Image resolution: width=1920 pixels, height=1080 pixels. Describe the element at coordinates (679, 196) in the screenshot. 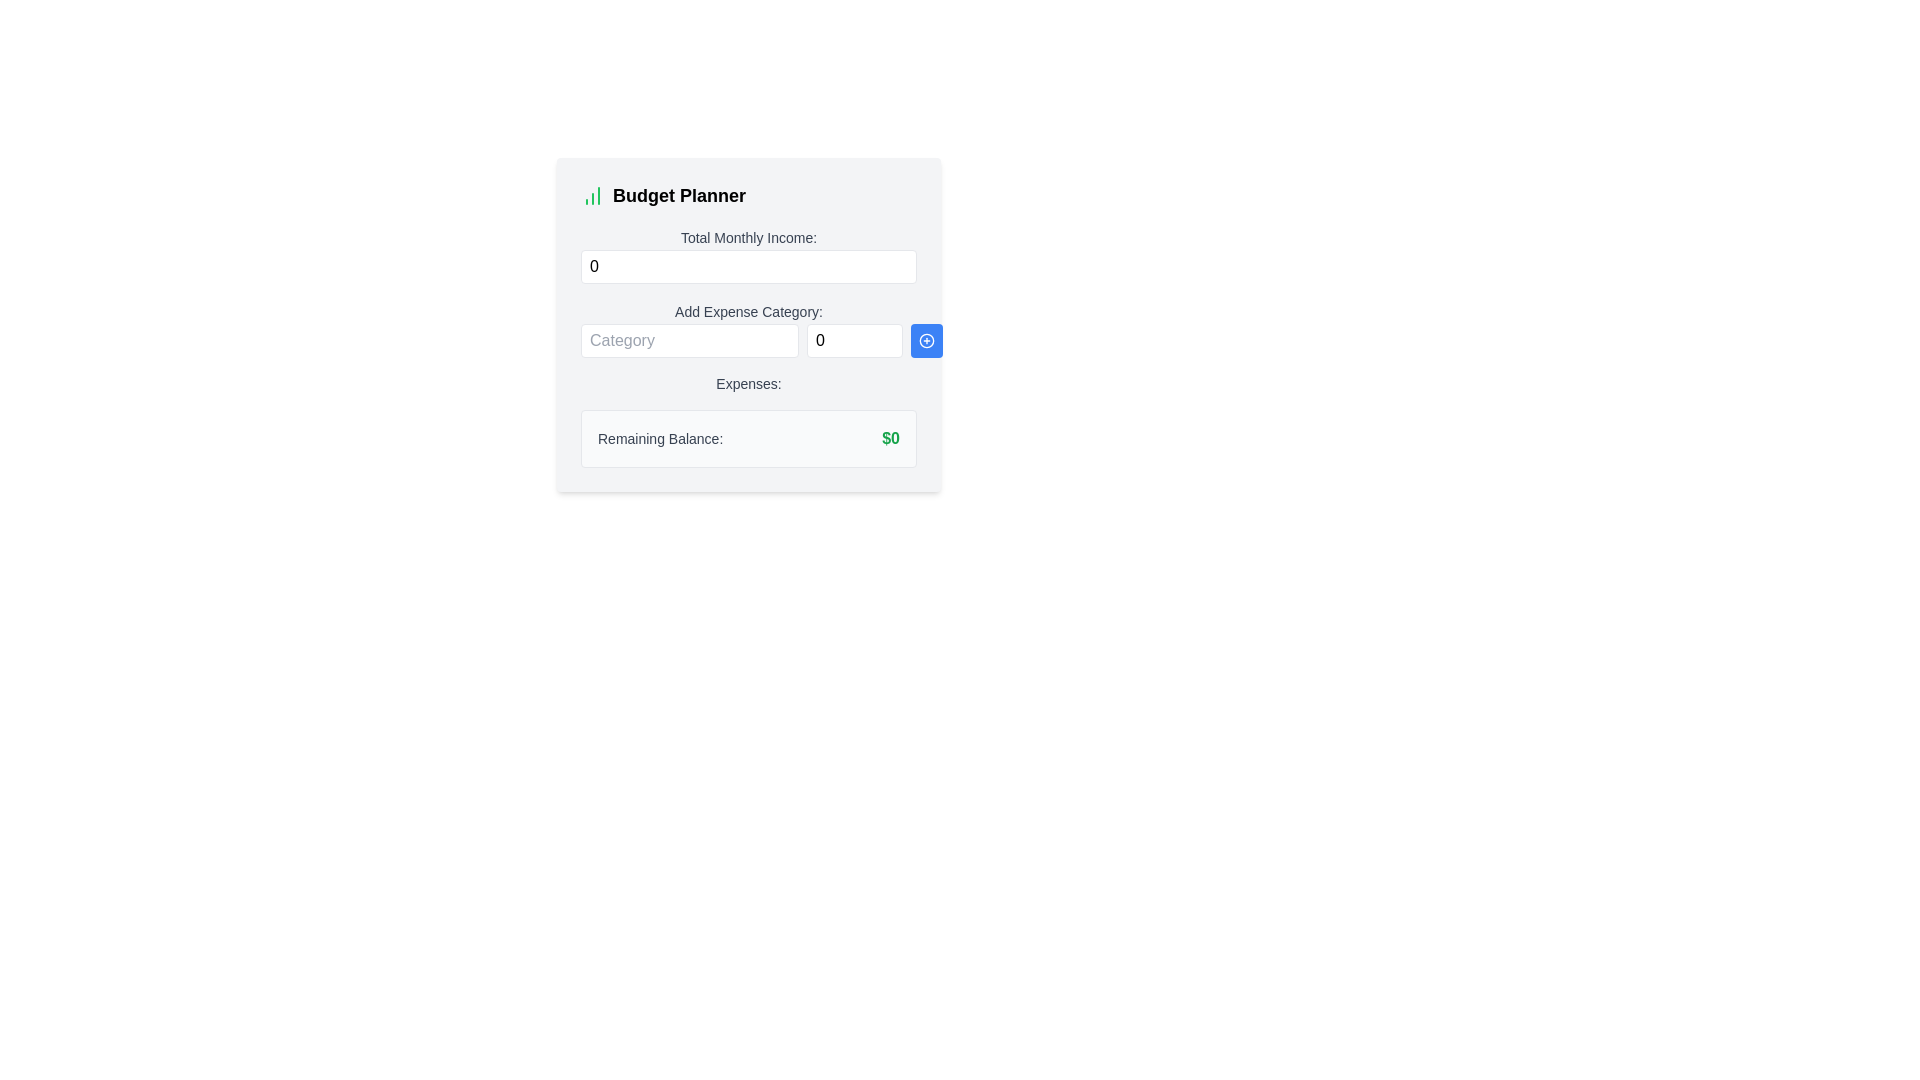

I see `text from the 'Budget Planner' label, which is displayed in bold and larger font size, located near the top of the interface` at that location.